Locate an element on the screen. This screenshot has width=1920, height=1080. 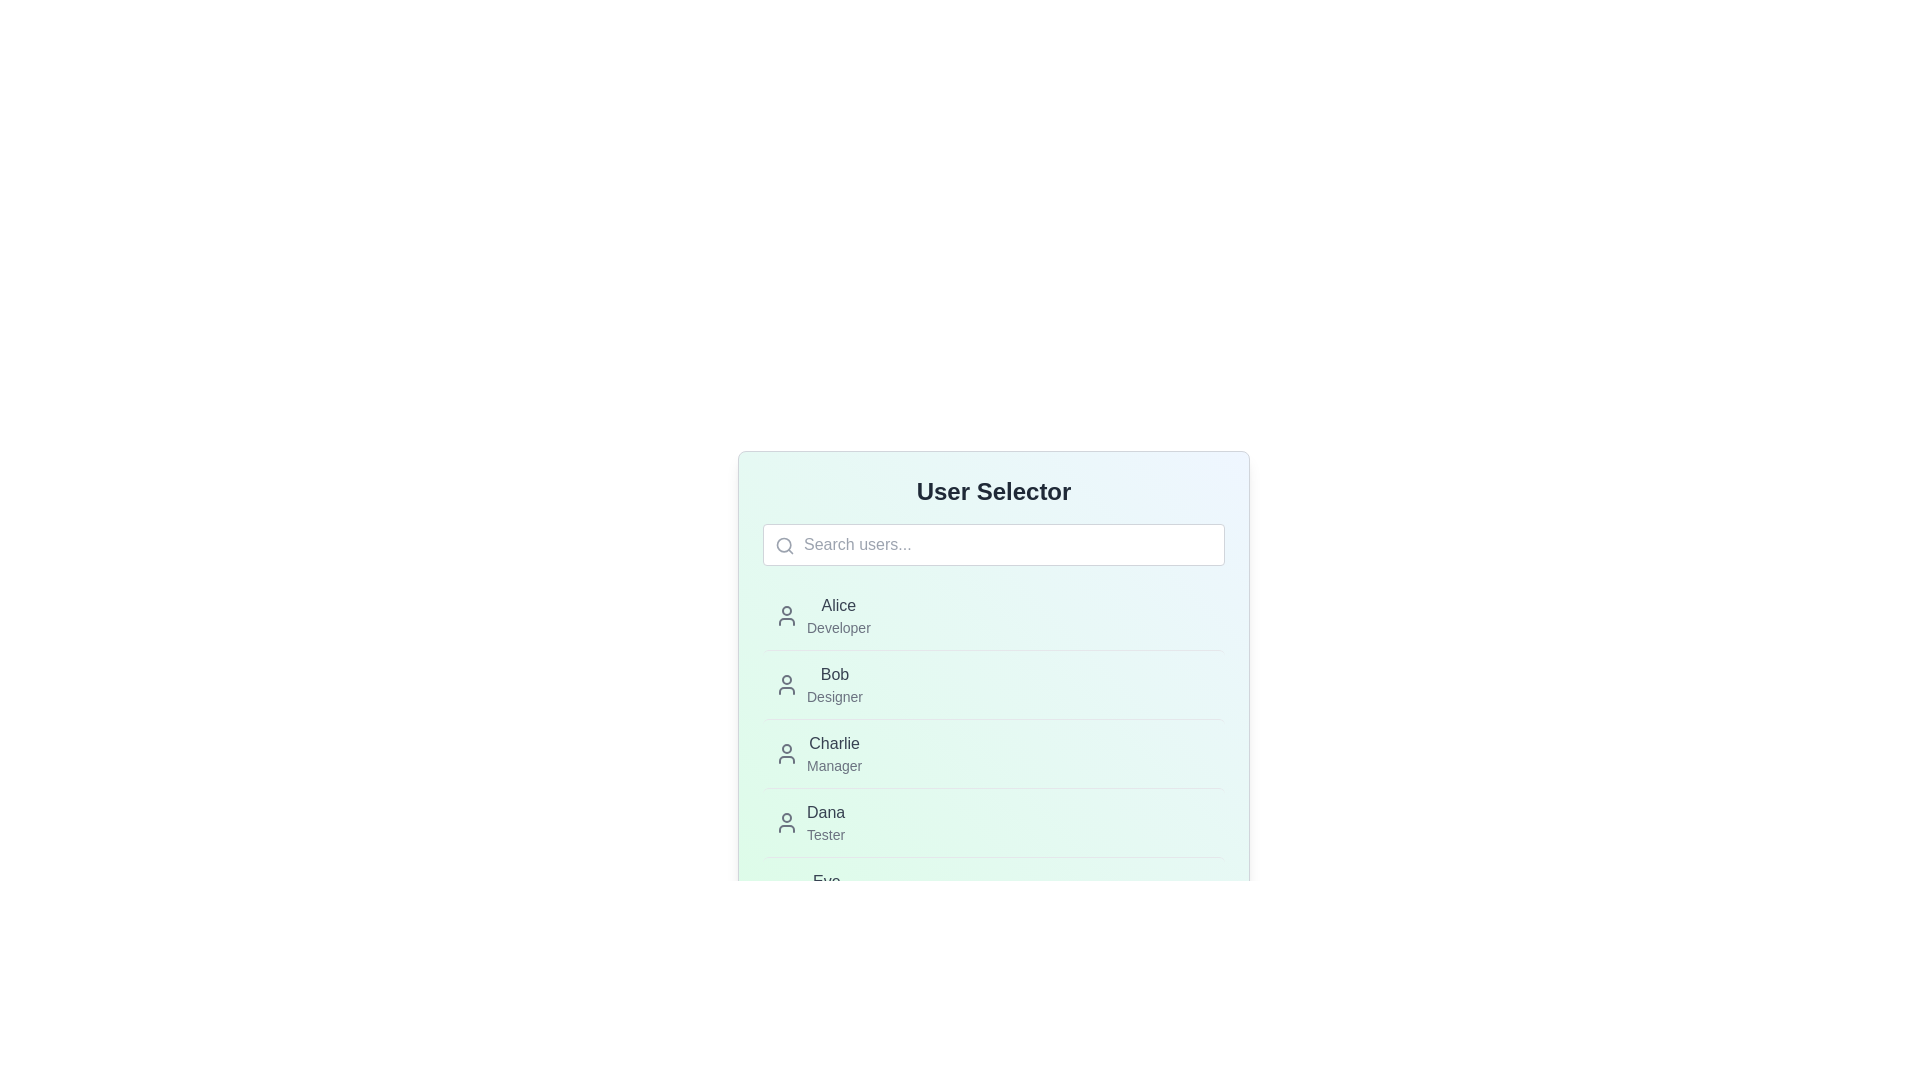
the user entry for 'Alice', the first user listing with a profile icon and details is located at coordinates (822, 615).